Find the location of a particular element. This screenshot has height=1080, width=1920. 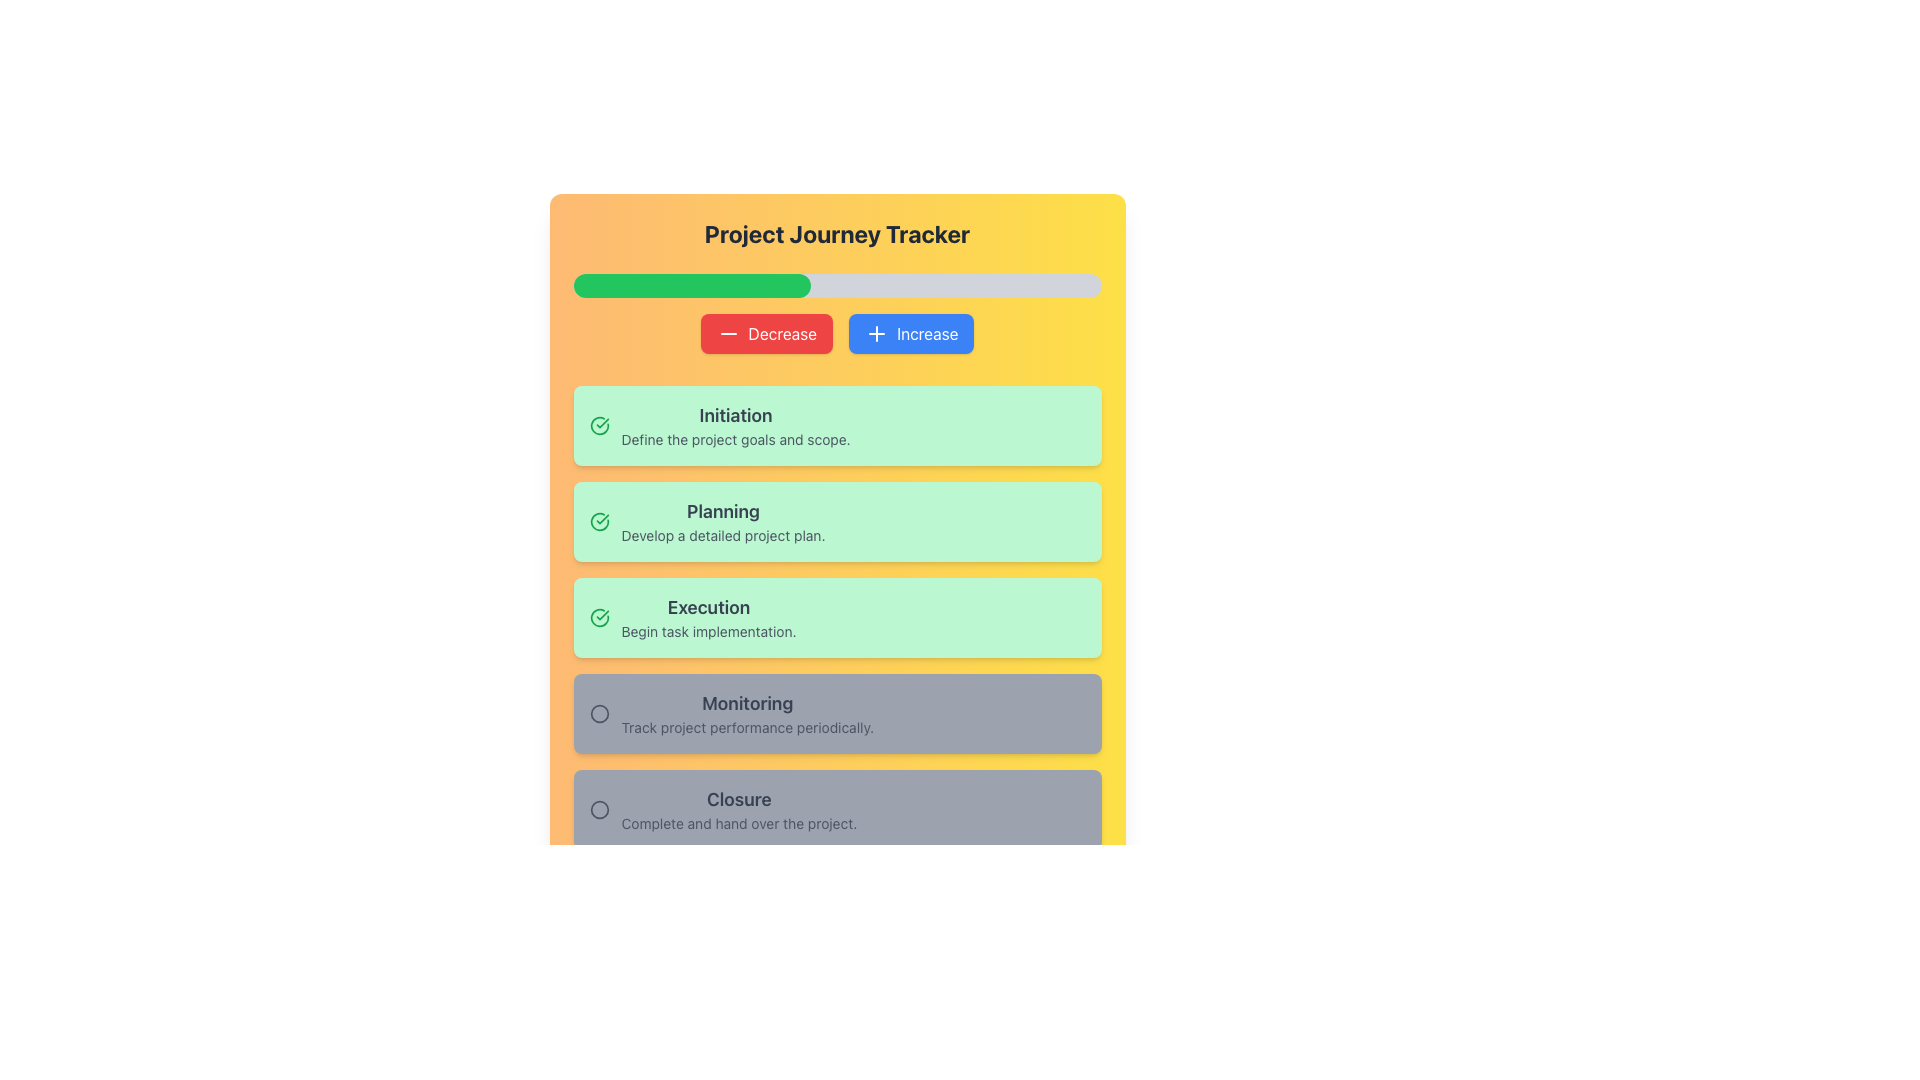

text label 'Increase' located within the button styled with rounded corners and a blue background at the specified coordinates is located at coordinates (926, 333).